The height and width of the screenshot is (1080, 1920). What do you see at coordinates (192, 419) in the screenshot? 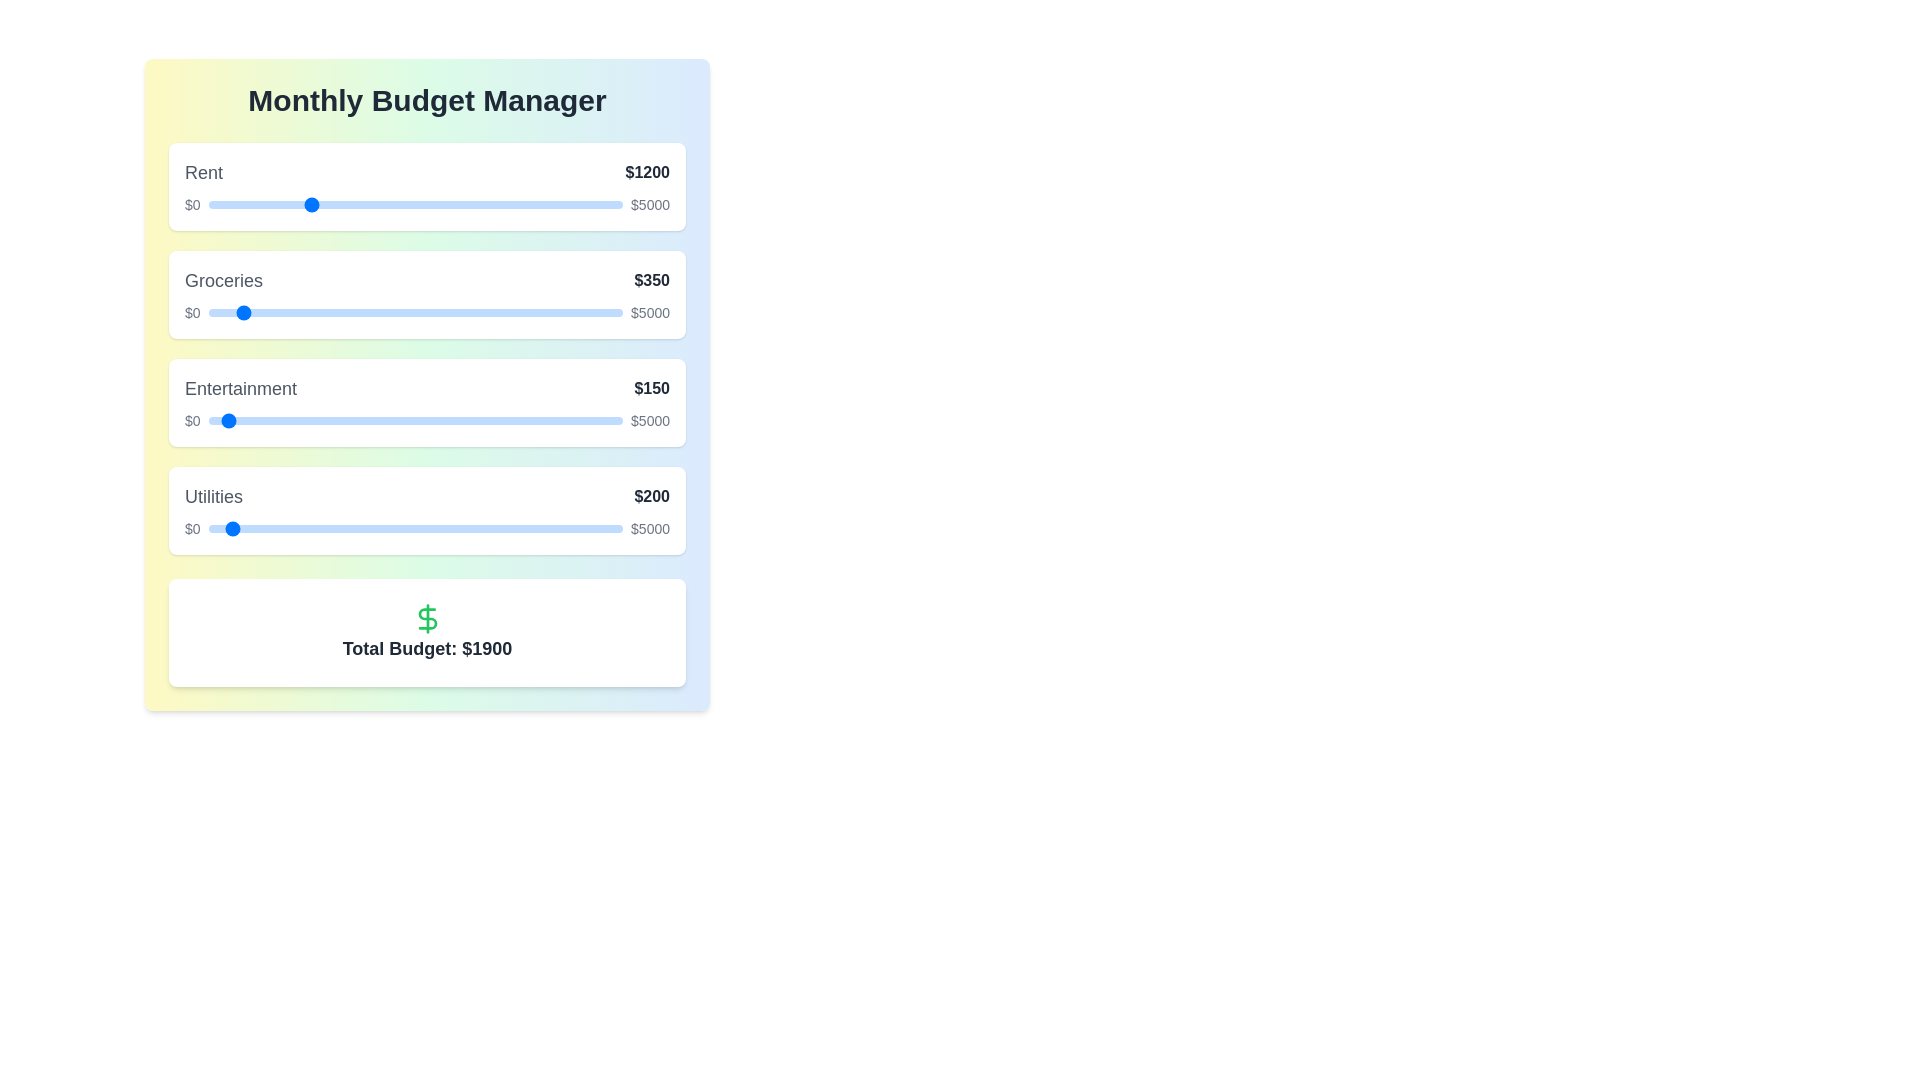
I see `the text label displaying the value '$0', which is styled in gray and positioned at the start of the slider interface component in the 'Utilities' section` at bounding box center [192, 419].